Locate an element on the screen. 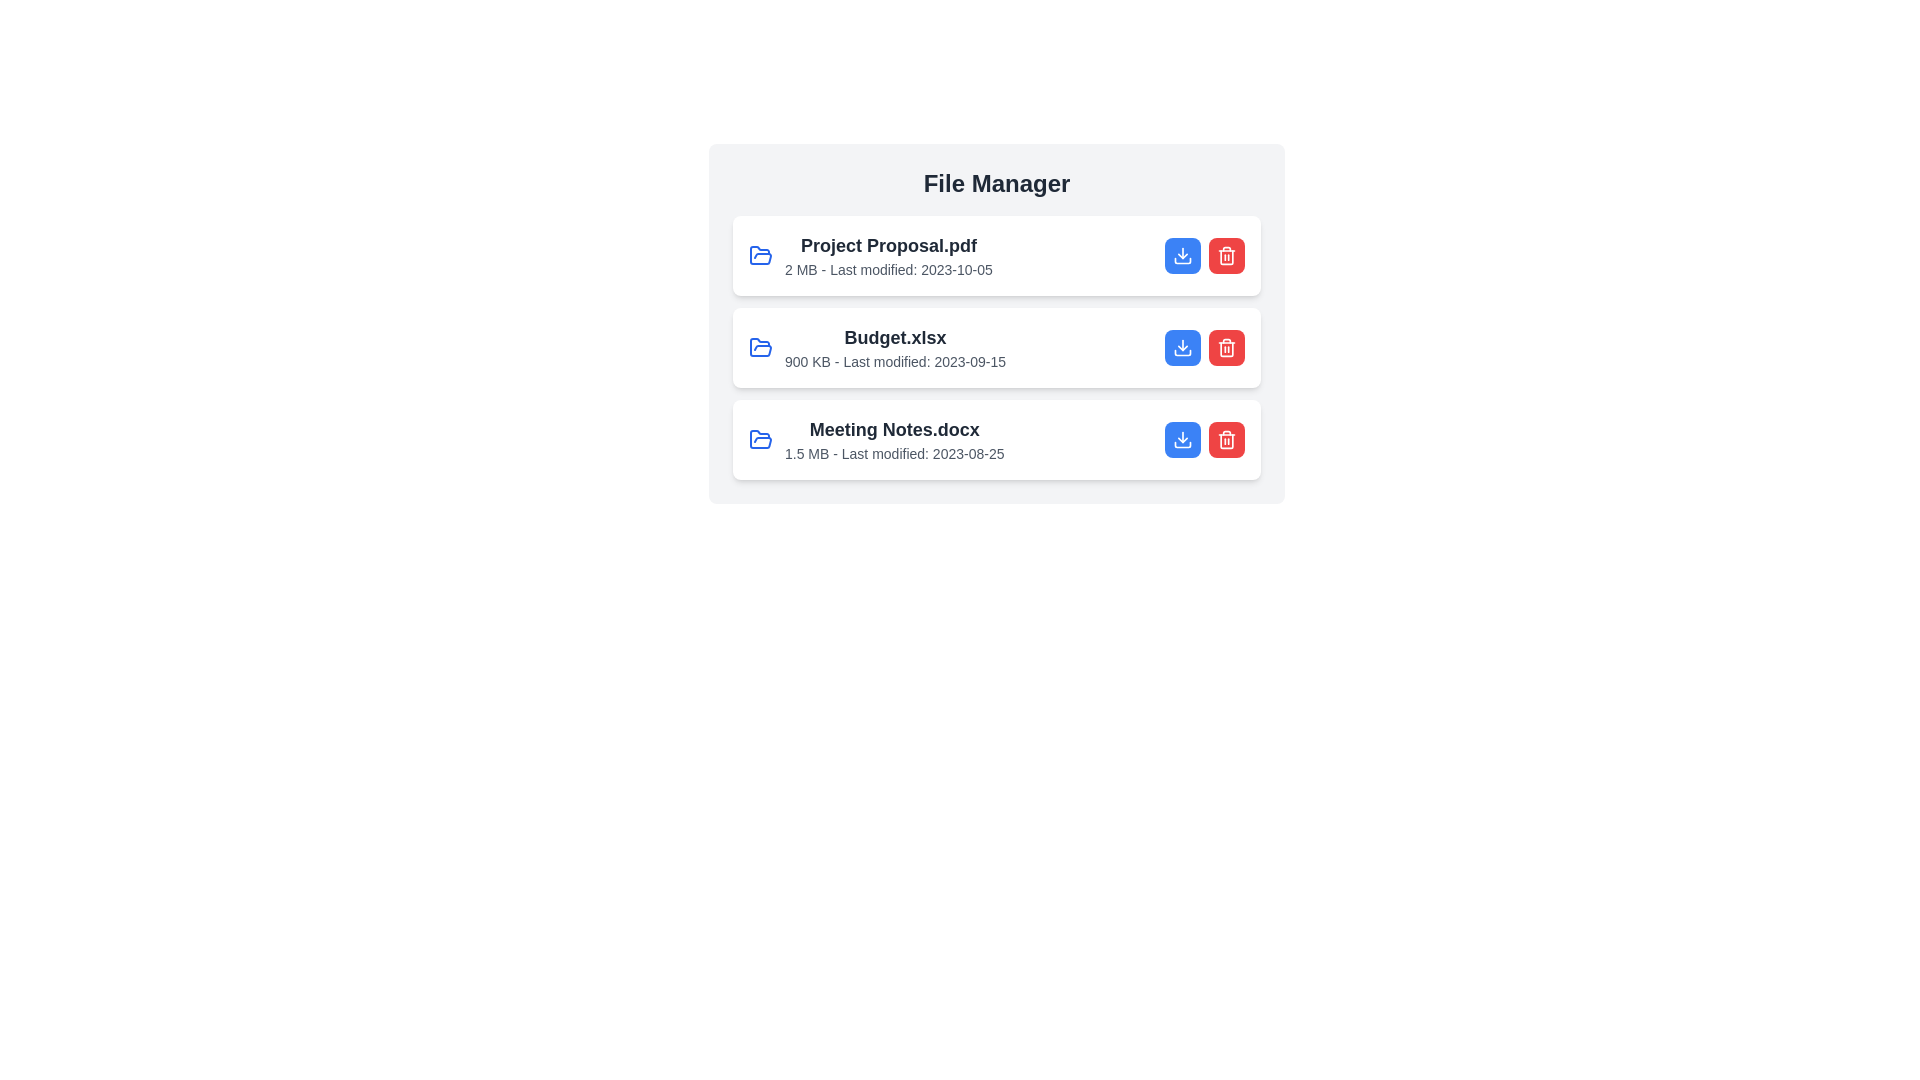 The image size is (1920, 1080). download button for the file named Meeting Notes.docx is located at coordinates (1182, 438).